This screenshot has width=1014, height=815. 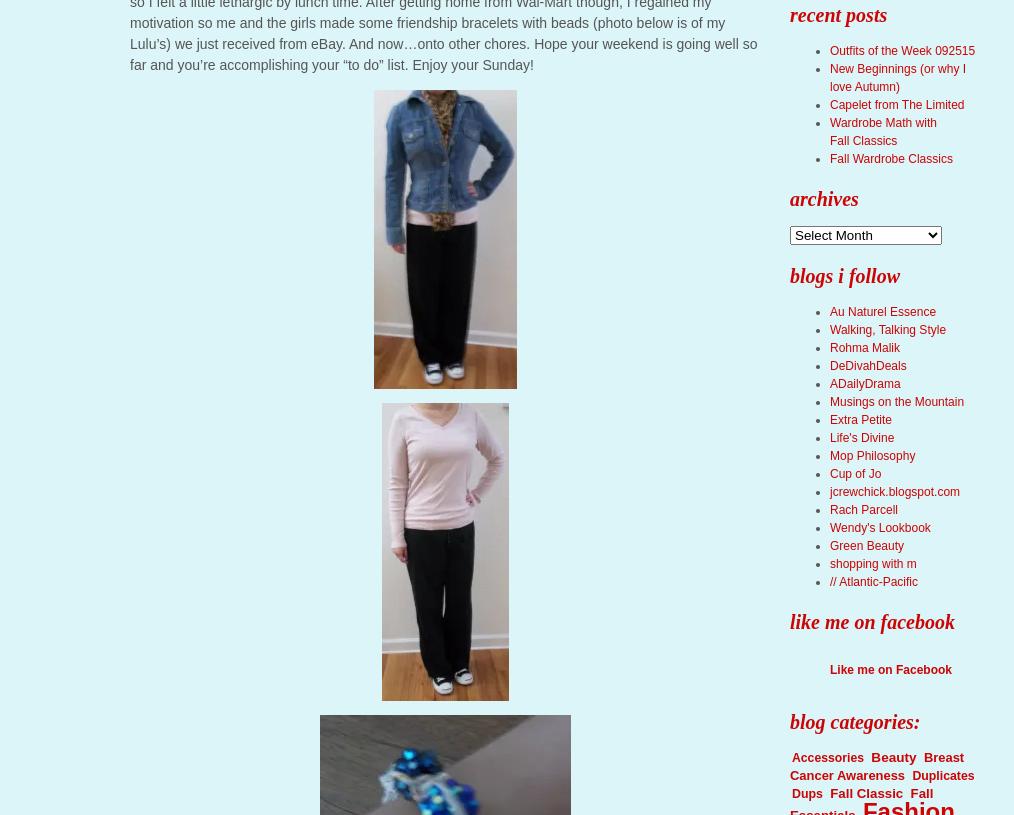 I want to click on 'Life's Divine', so click(x=861, y=437).